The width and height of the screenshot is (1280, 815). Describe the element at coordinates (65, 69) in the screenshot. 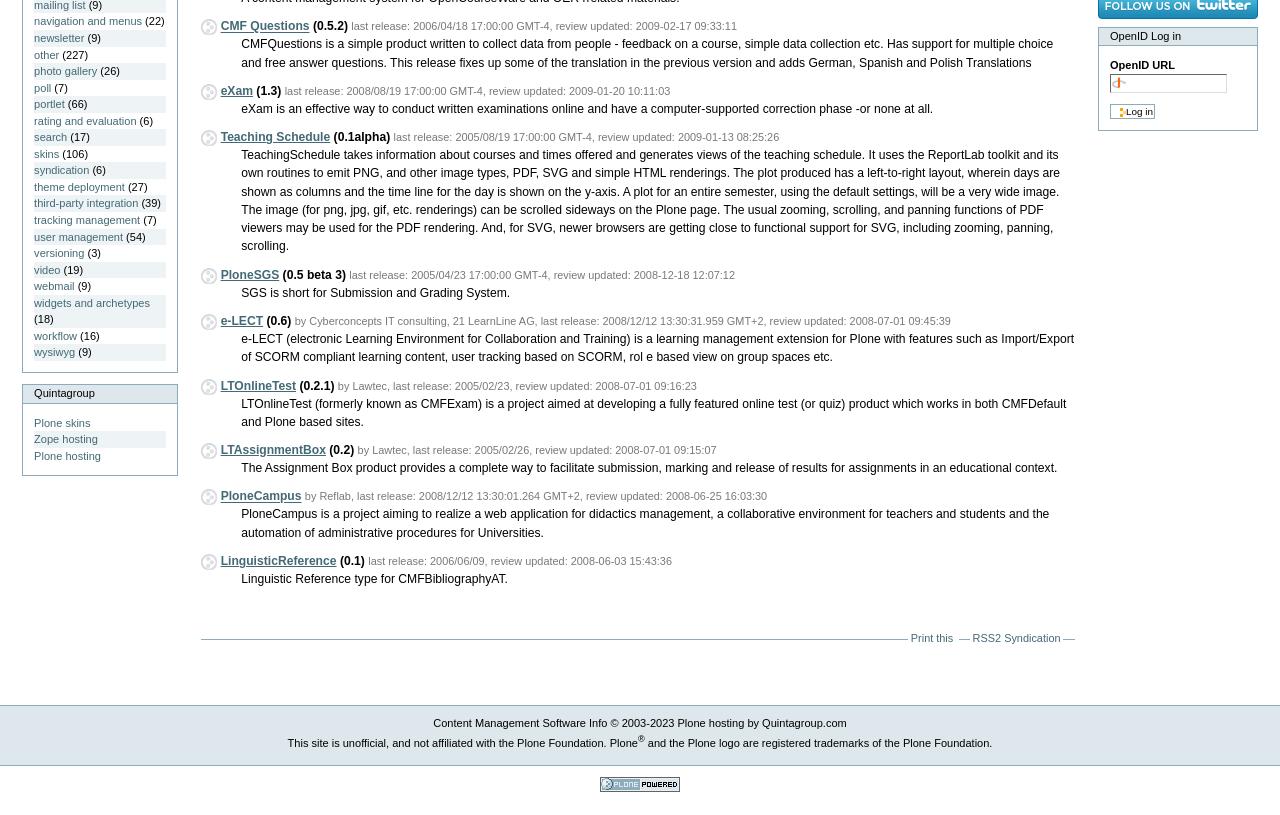

I see `'photo gallery'` at that location.